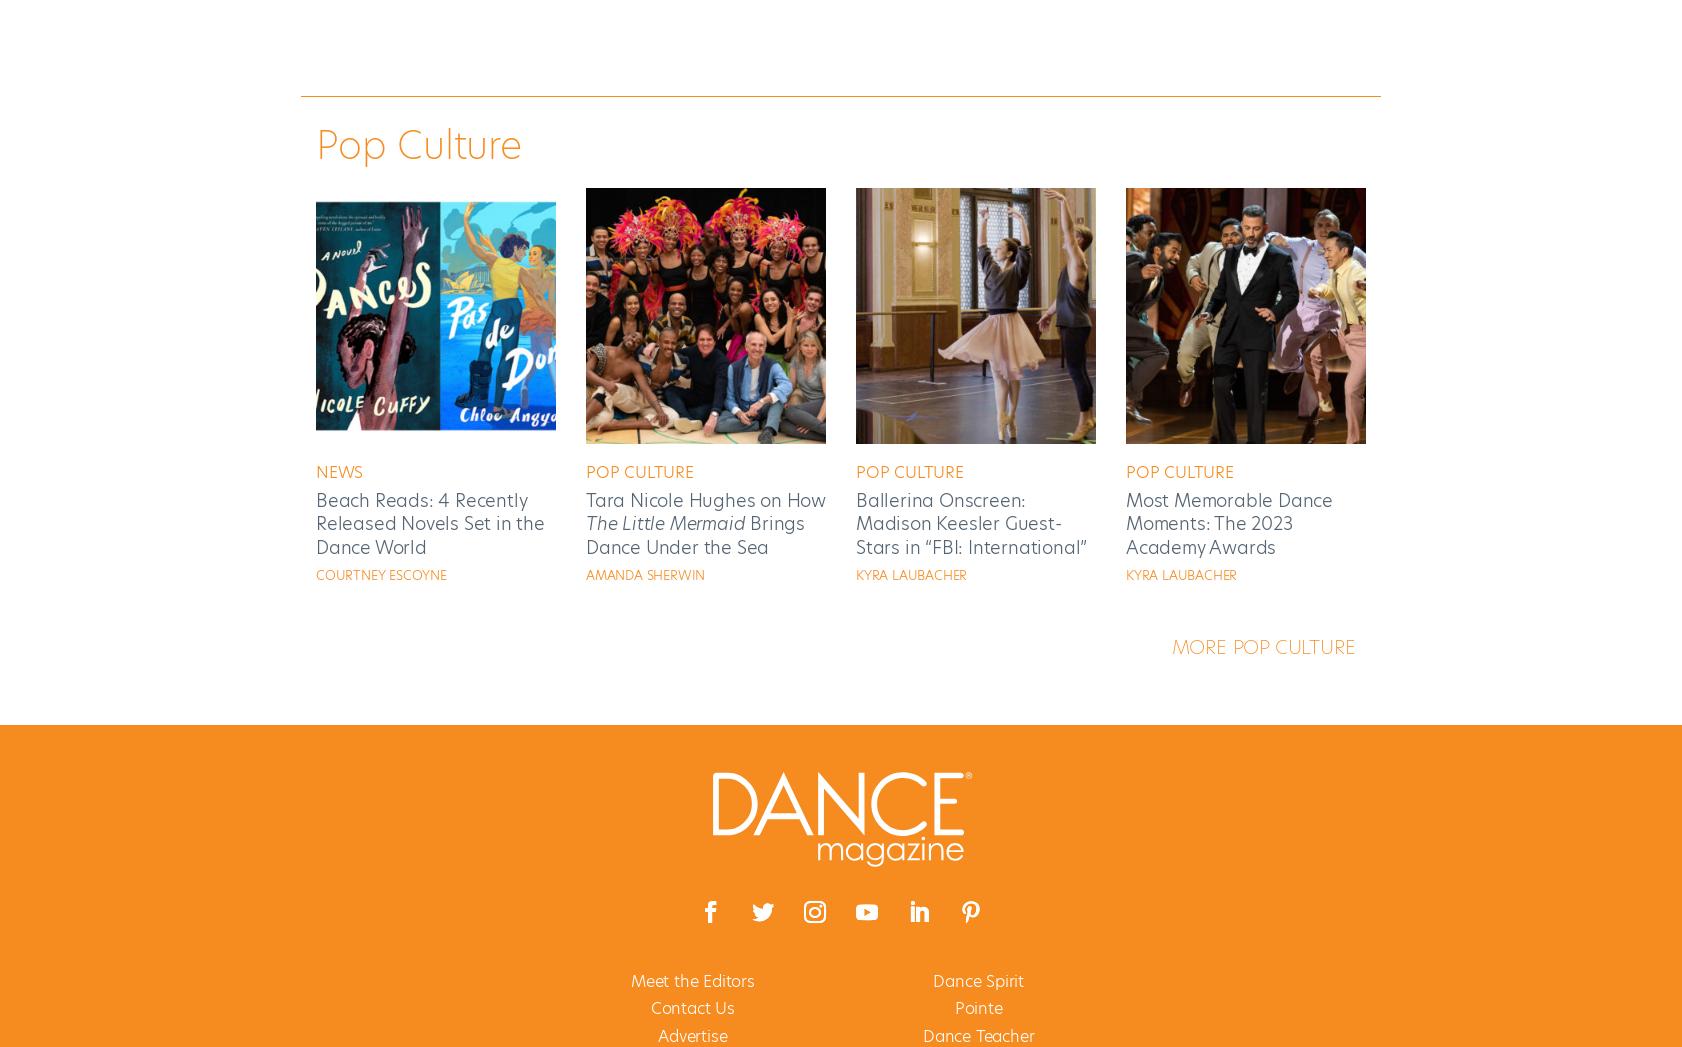  Describe the element at coordinates (970, 522) in the screenshot. I see `'Ballerina Onscreen: Madison Keesler Guest-Stars in “FBI: International”'` at that location.